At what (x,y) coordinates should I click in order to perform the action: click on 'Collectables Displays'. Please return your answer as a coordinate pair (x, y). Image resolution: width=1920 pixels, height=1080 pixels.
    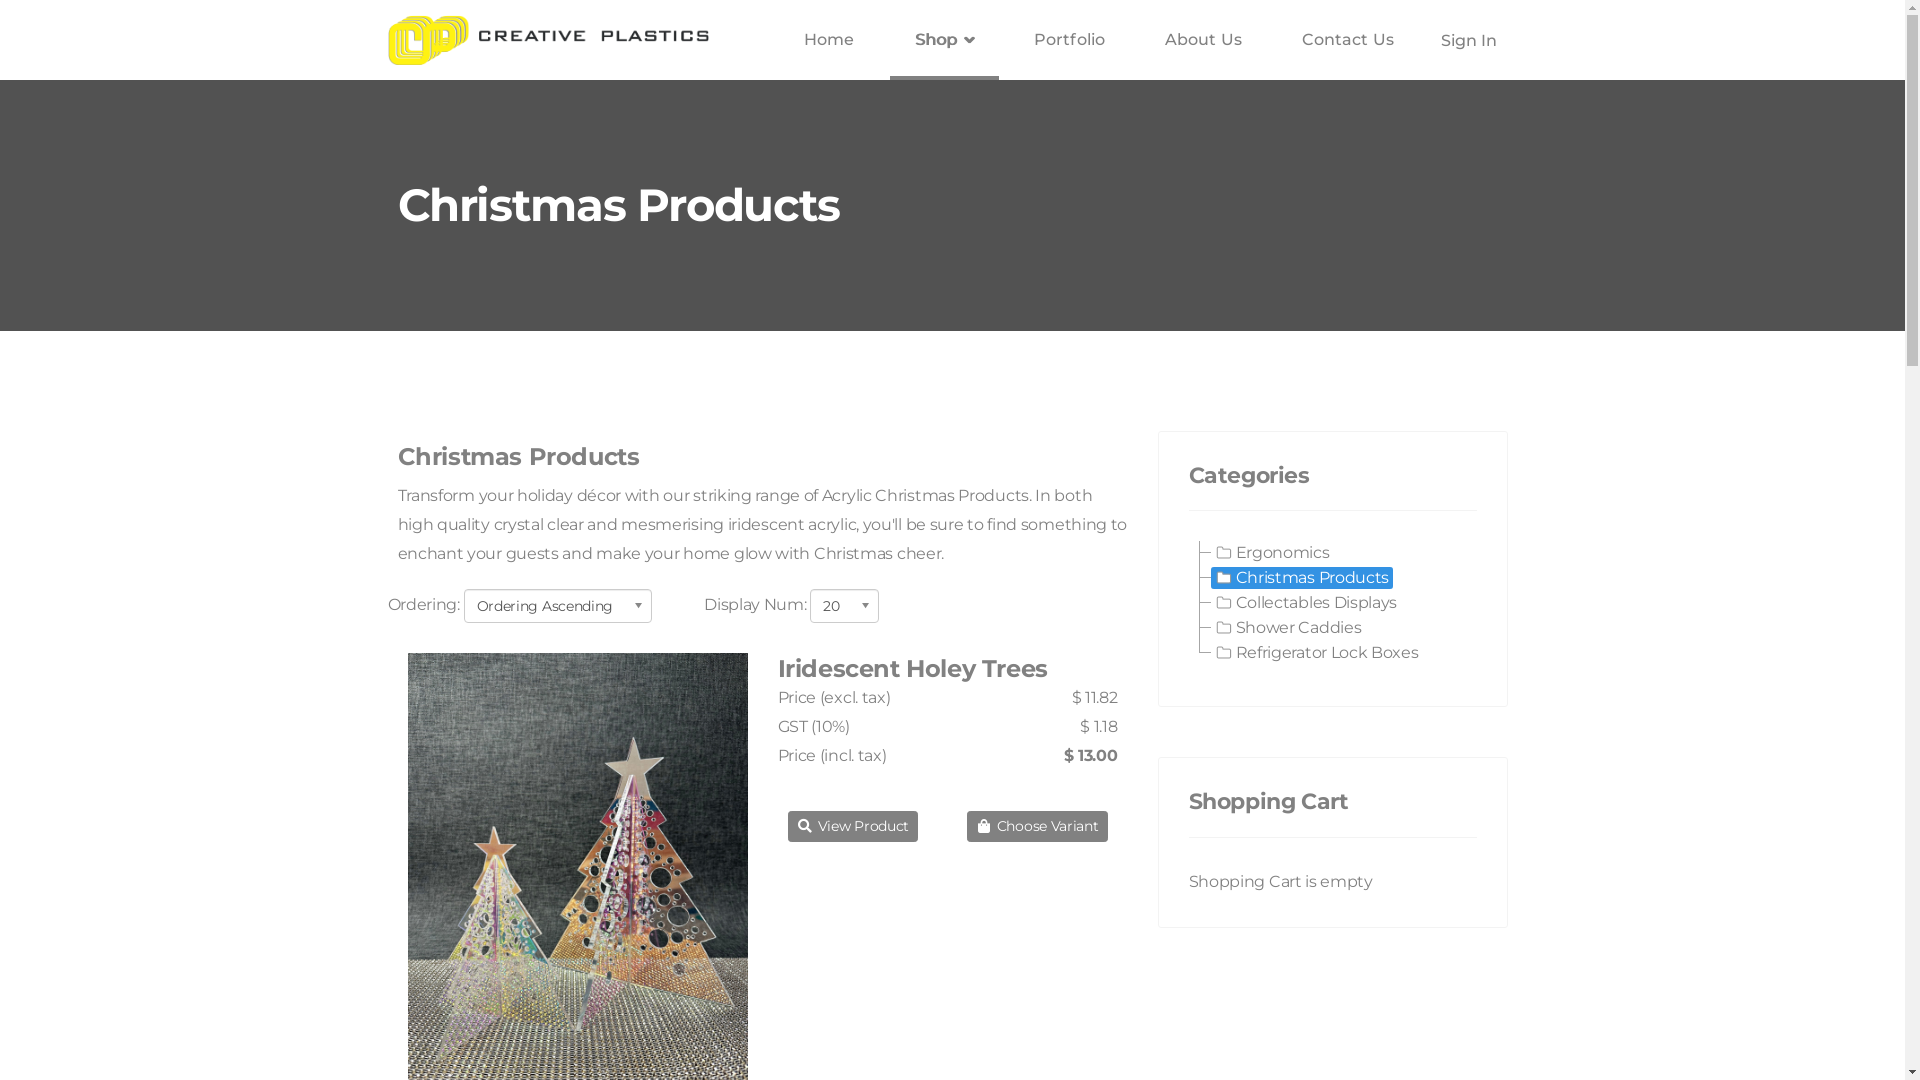
    Looking at the image, I should click on (1305, 601).